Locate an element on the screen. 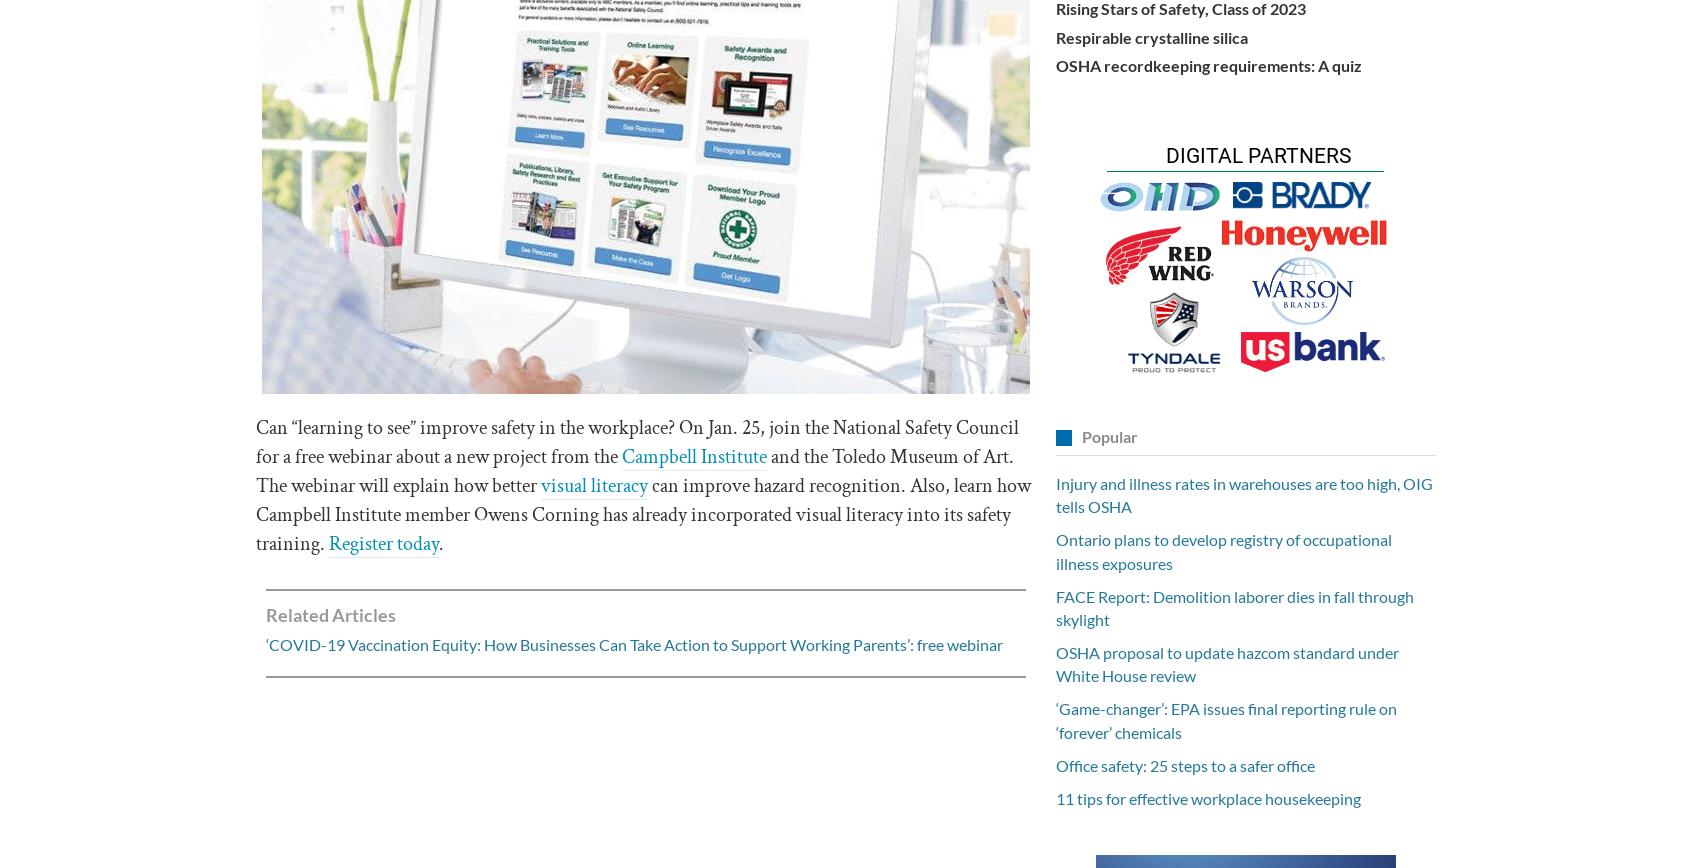 The image size is (1692, 868). 'Popular' is located at coordinates (1109, 435).